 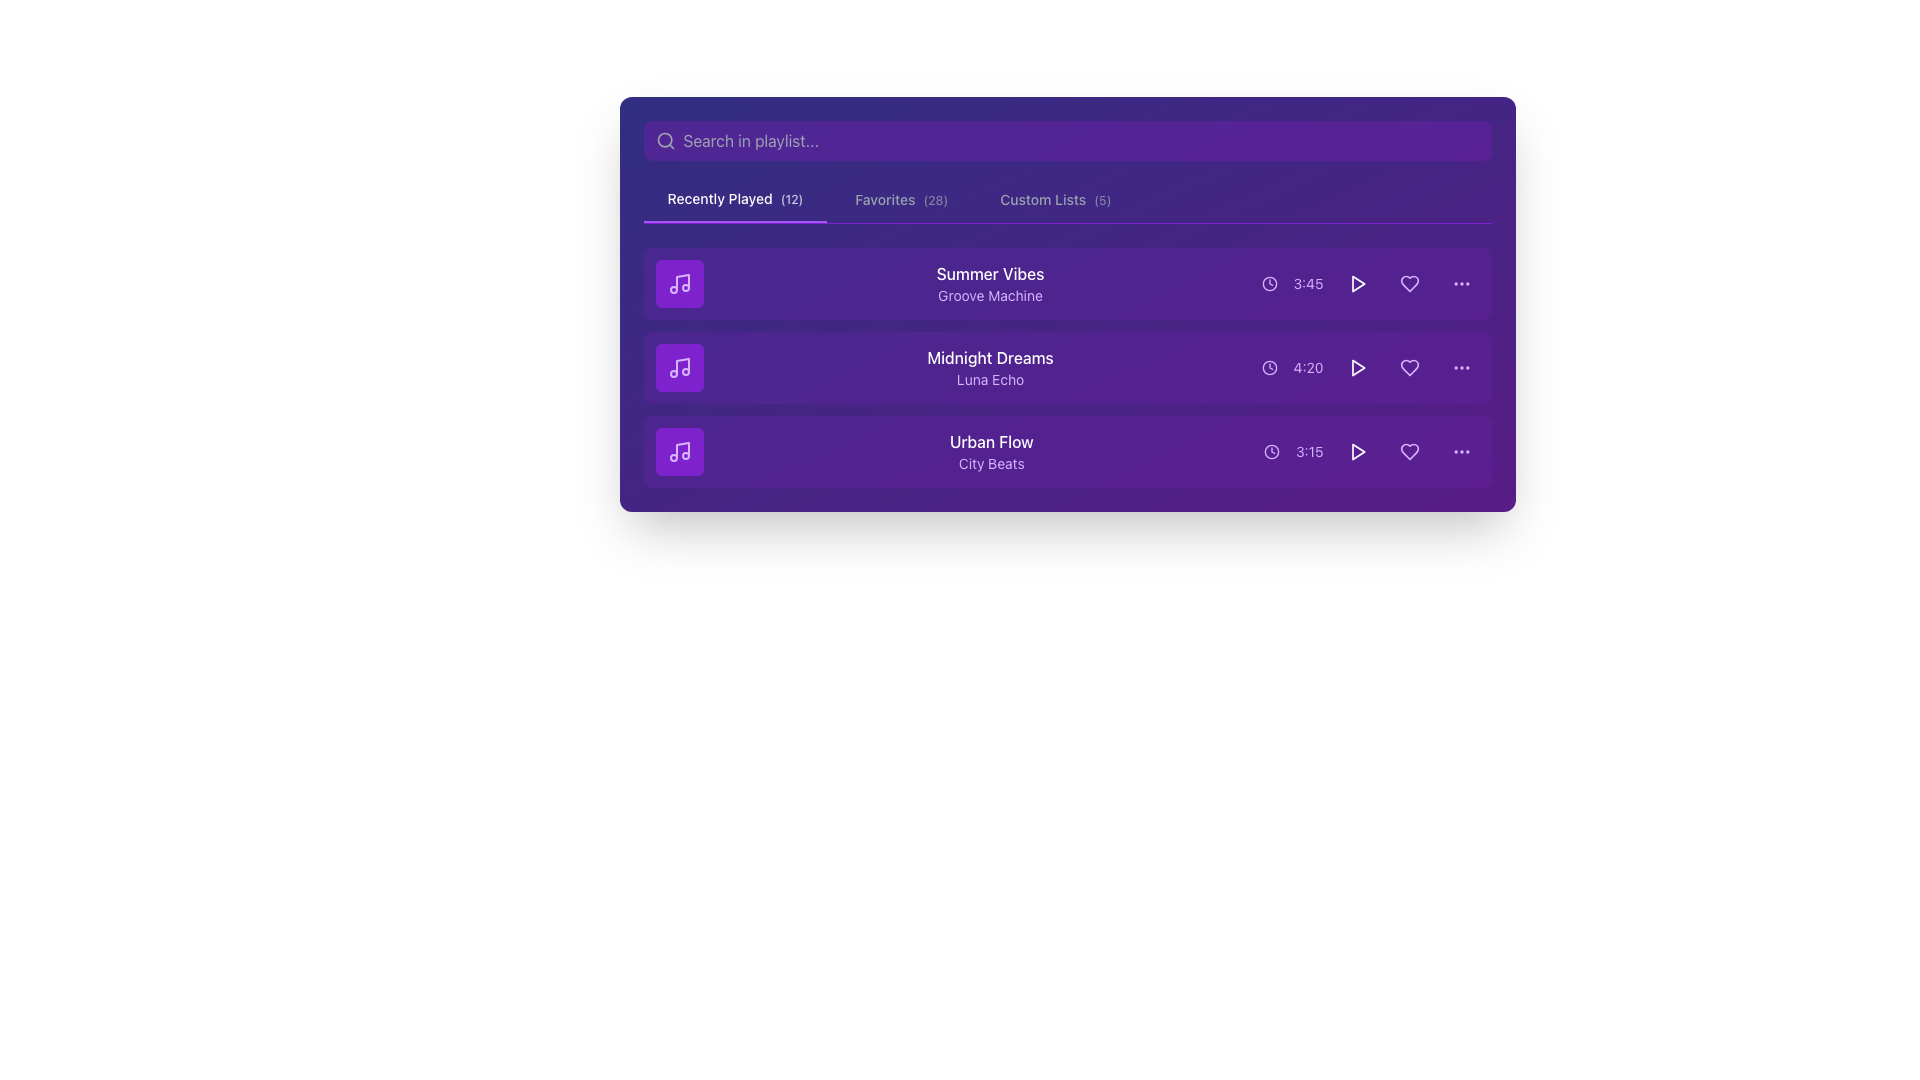 What do you see at coordinates (990, 296) in the screenshot?
I see `subtitle text that is positioned directly below the main title 'Summer Vibes', providing additional context about the item` at bounding box center [990, 296].